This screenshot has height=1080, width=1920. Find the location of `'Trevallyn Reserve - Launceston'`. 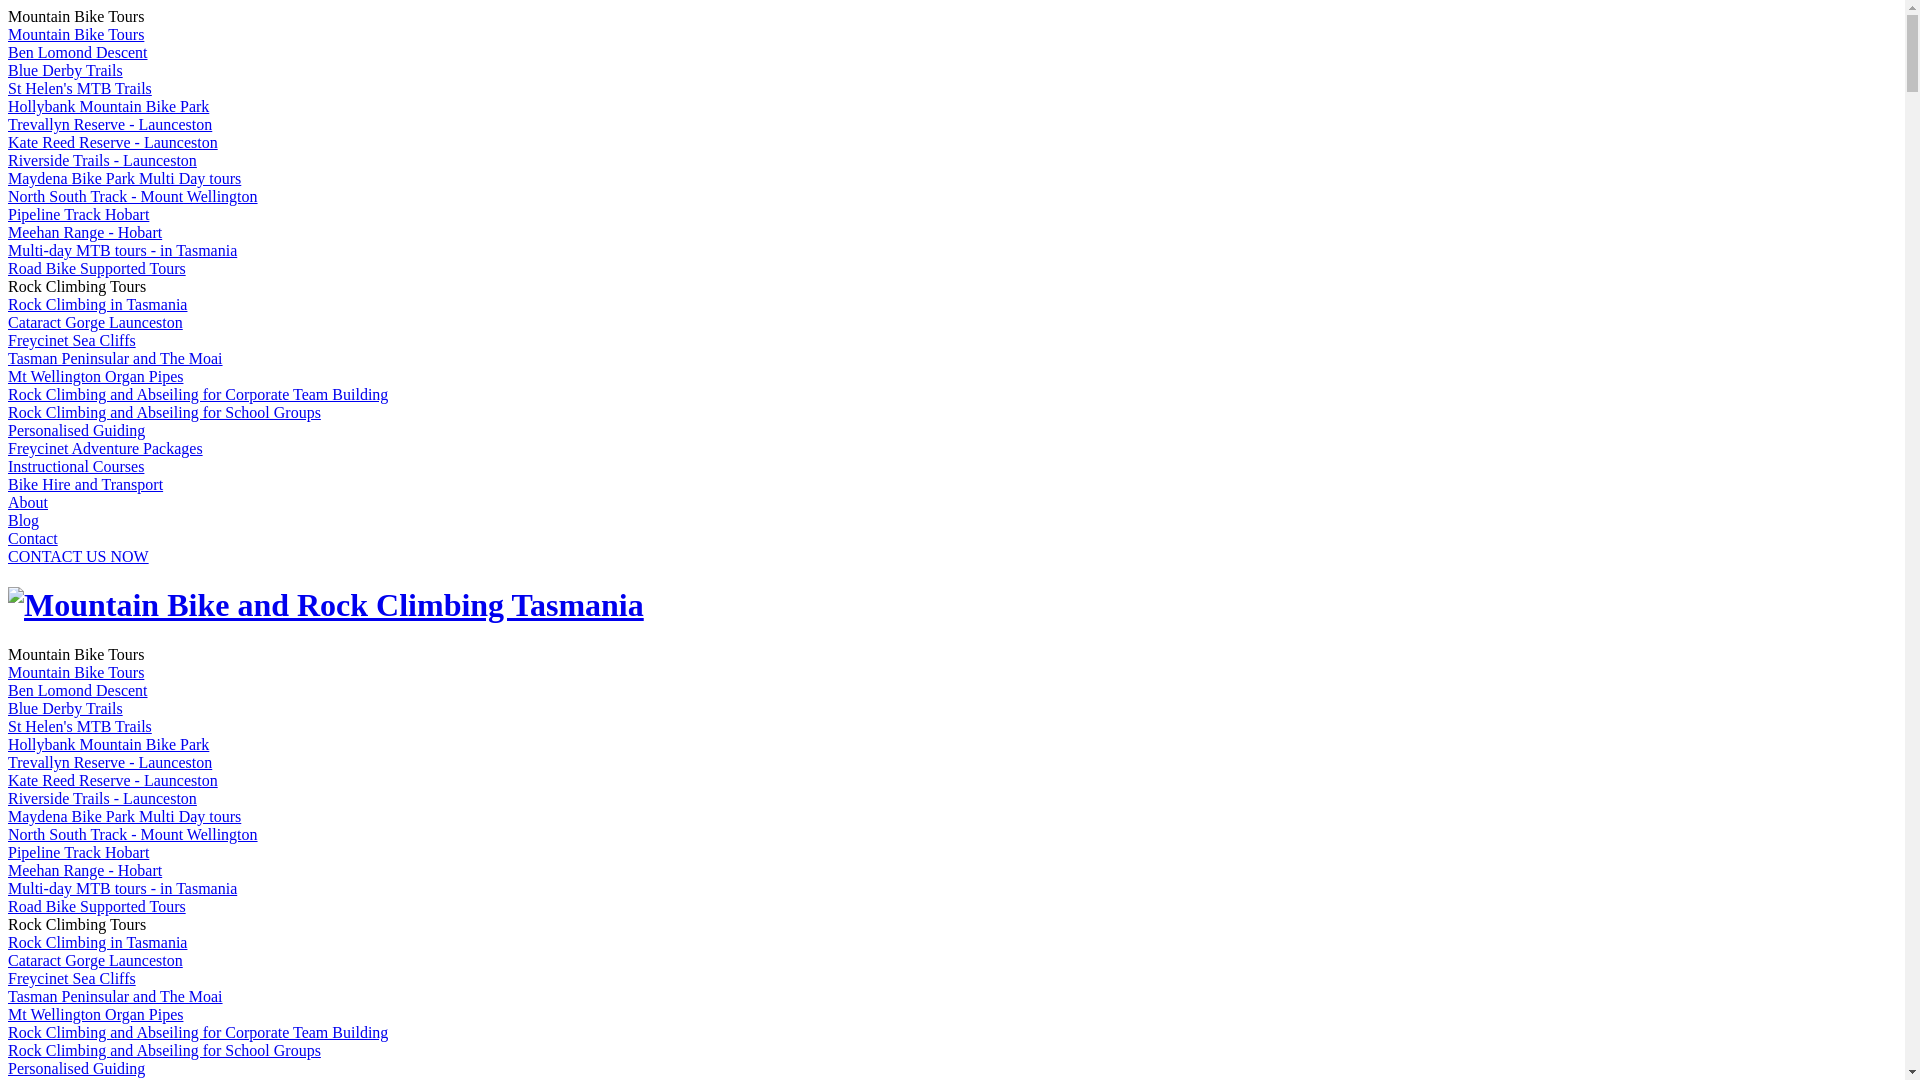

'Trevallyn Reserve - Launceston' is located at coordinates (8, 762).